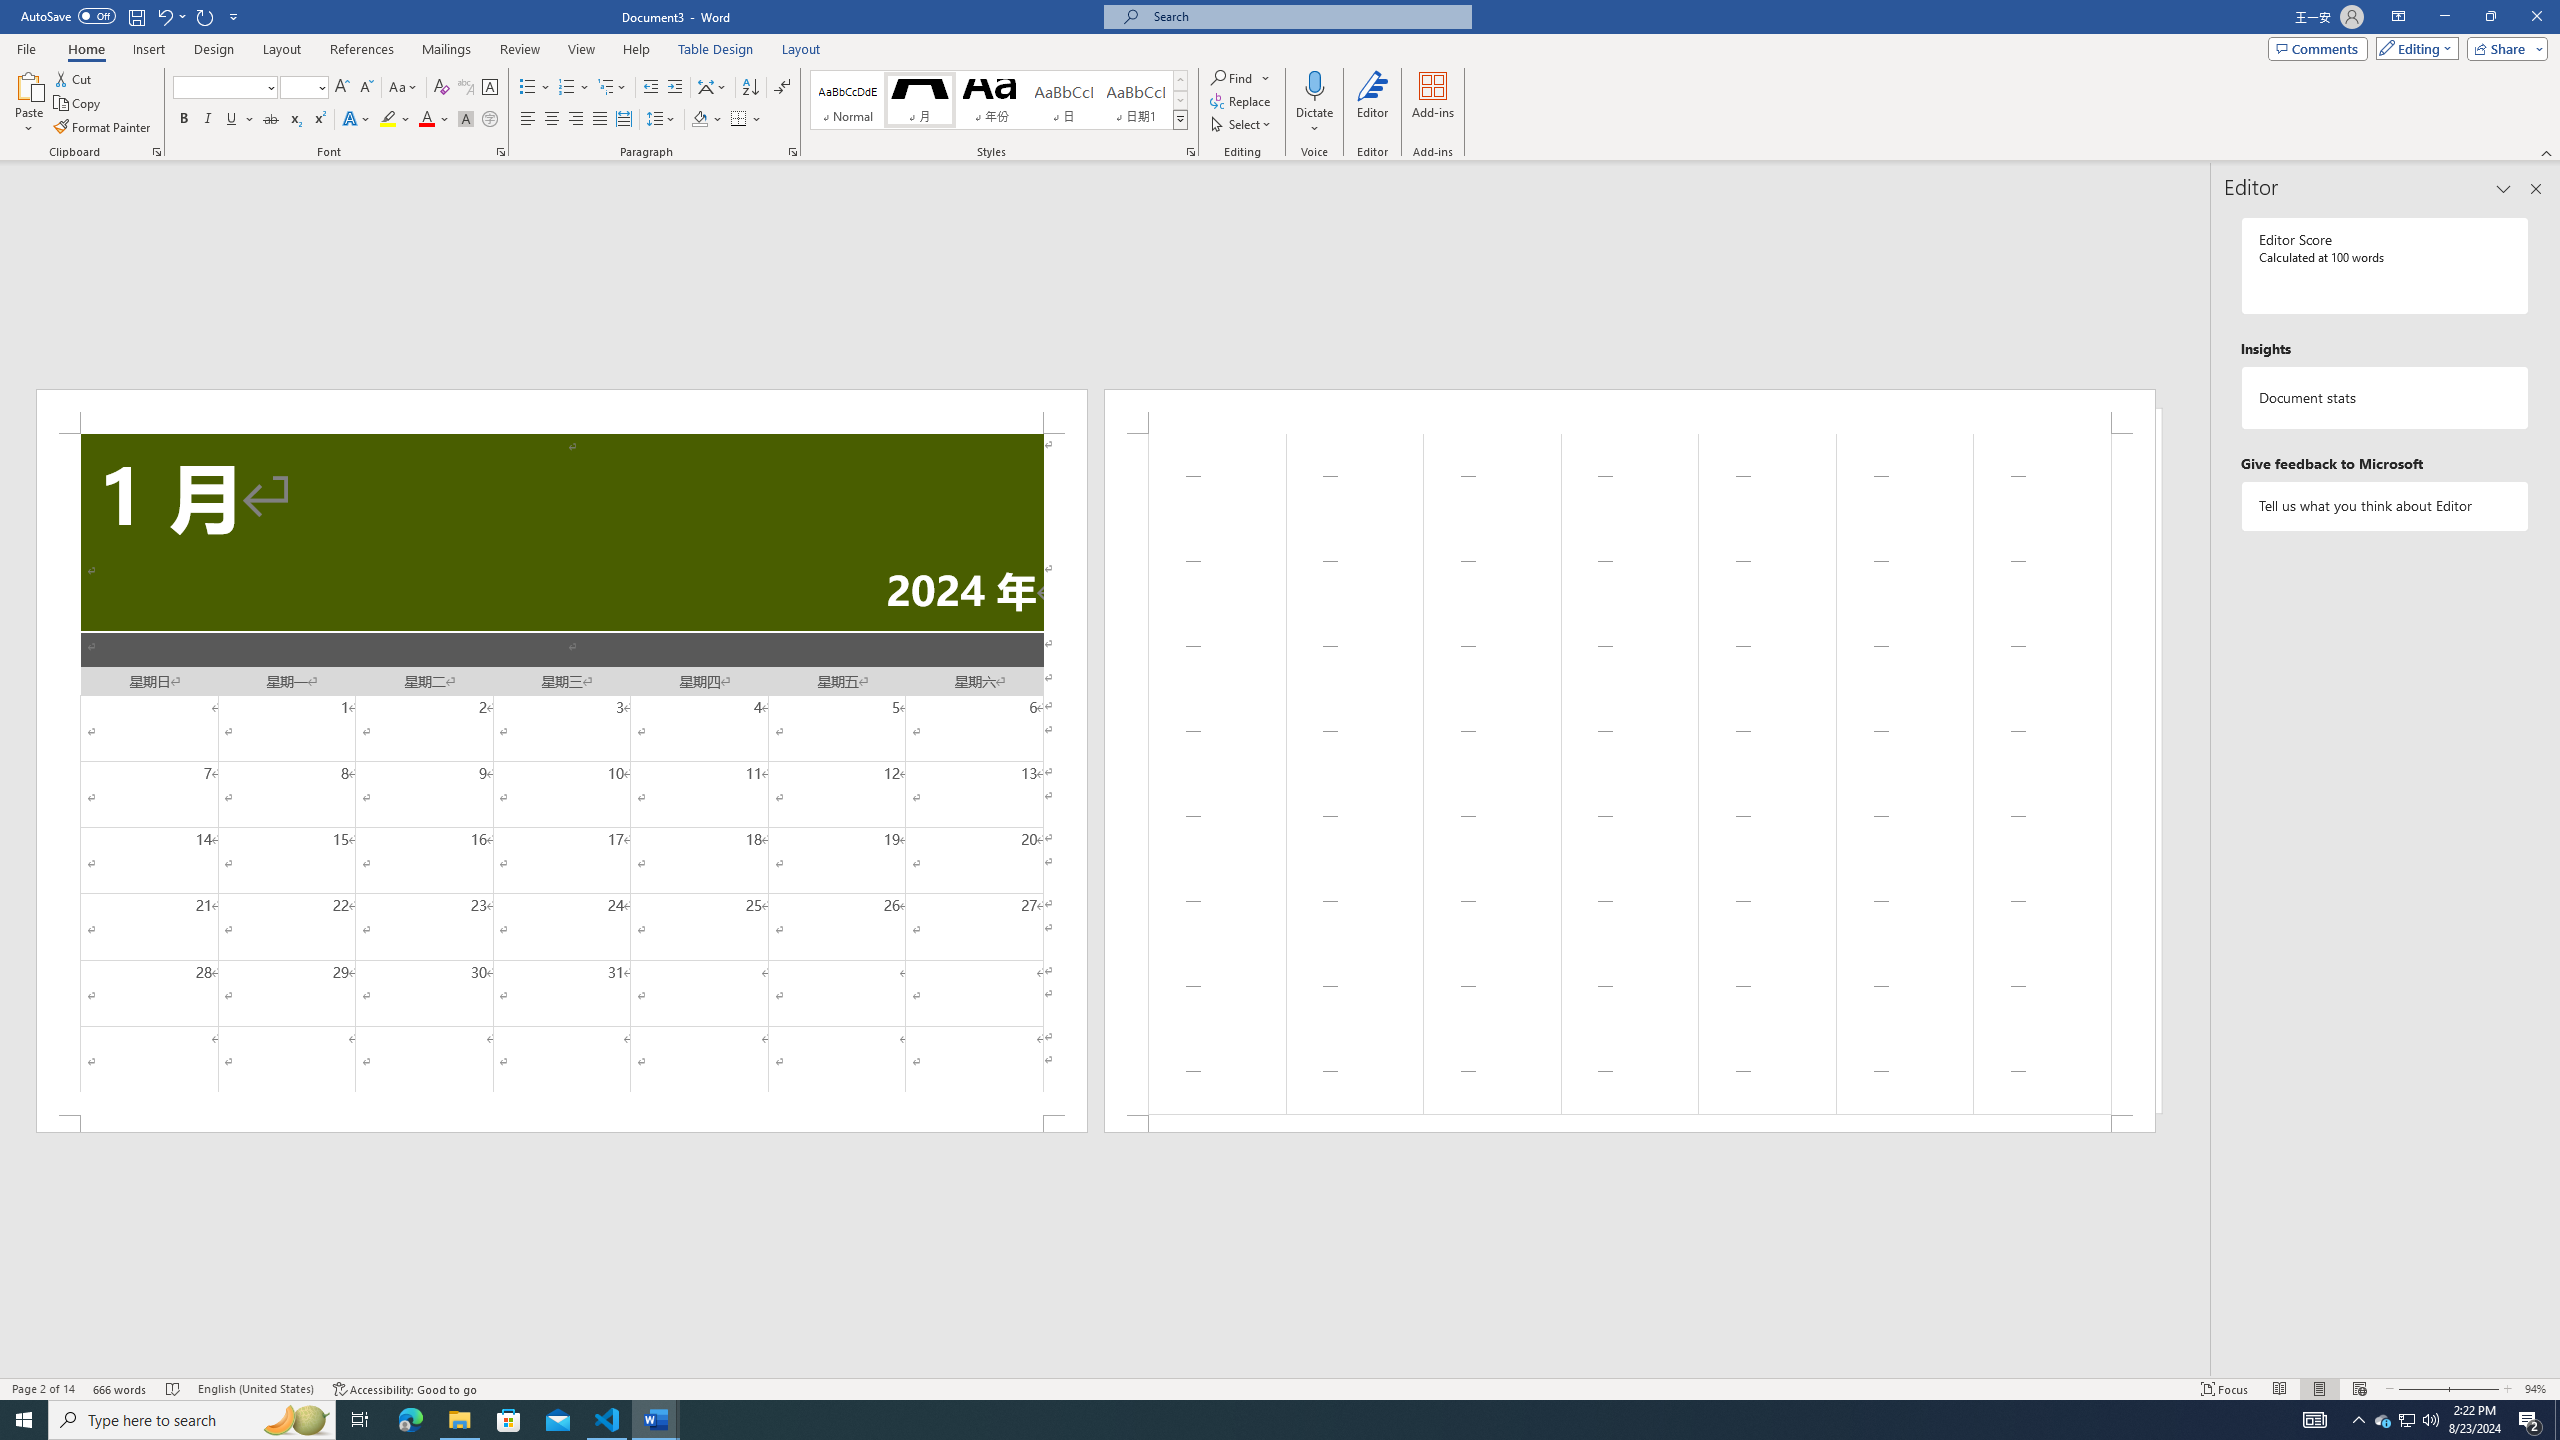  I want to click on 'Word Count 666 words', so click(121, 1389).